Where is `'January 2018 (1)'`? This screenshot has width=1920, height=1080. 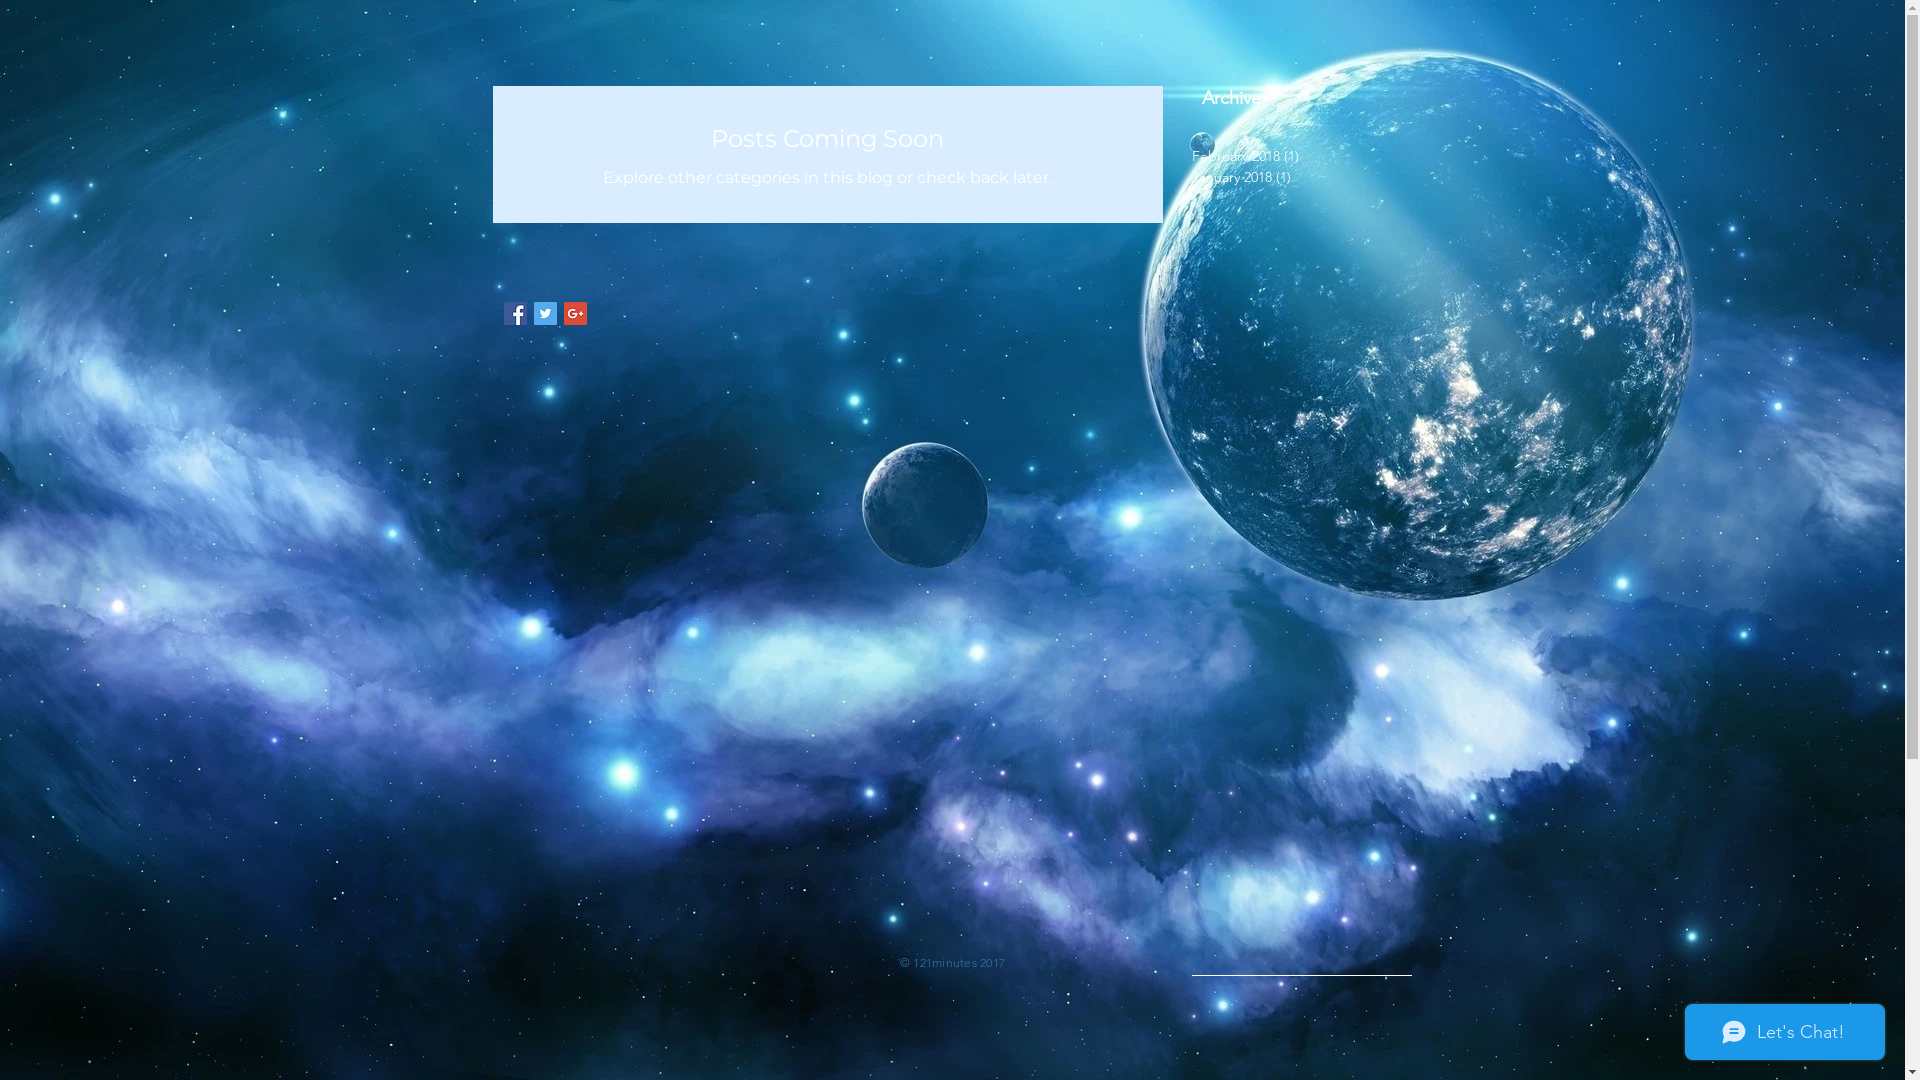
'January 2018 (1)' is located at coordinates (1296, 176).